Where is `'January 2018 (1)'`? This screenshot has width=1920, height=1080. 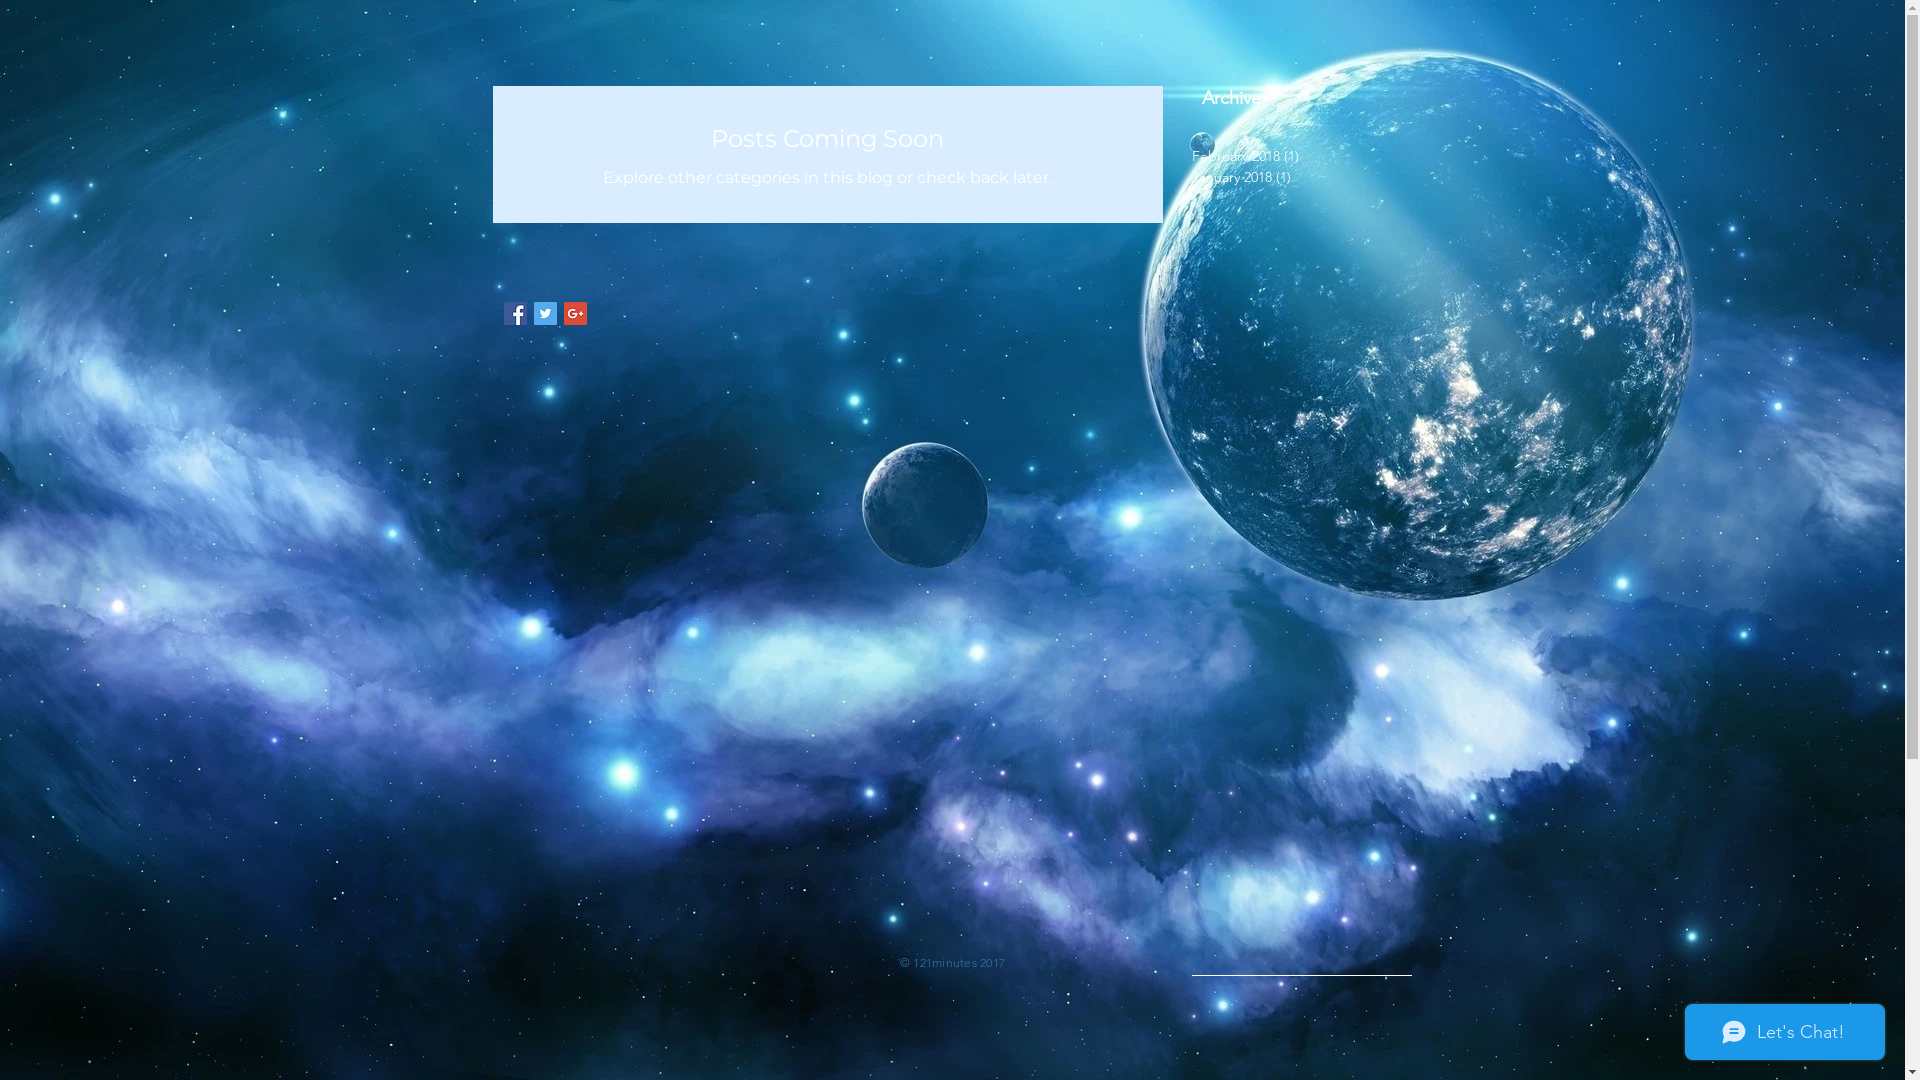
'January 2018 (1)' is located at coordinates (1296, 176).